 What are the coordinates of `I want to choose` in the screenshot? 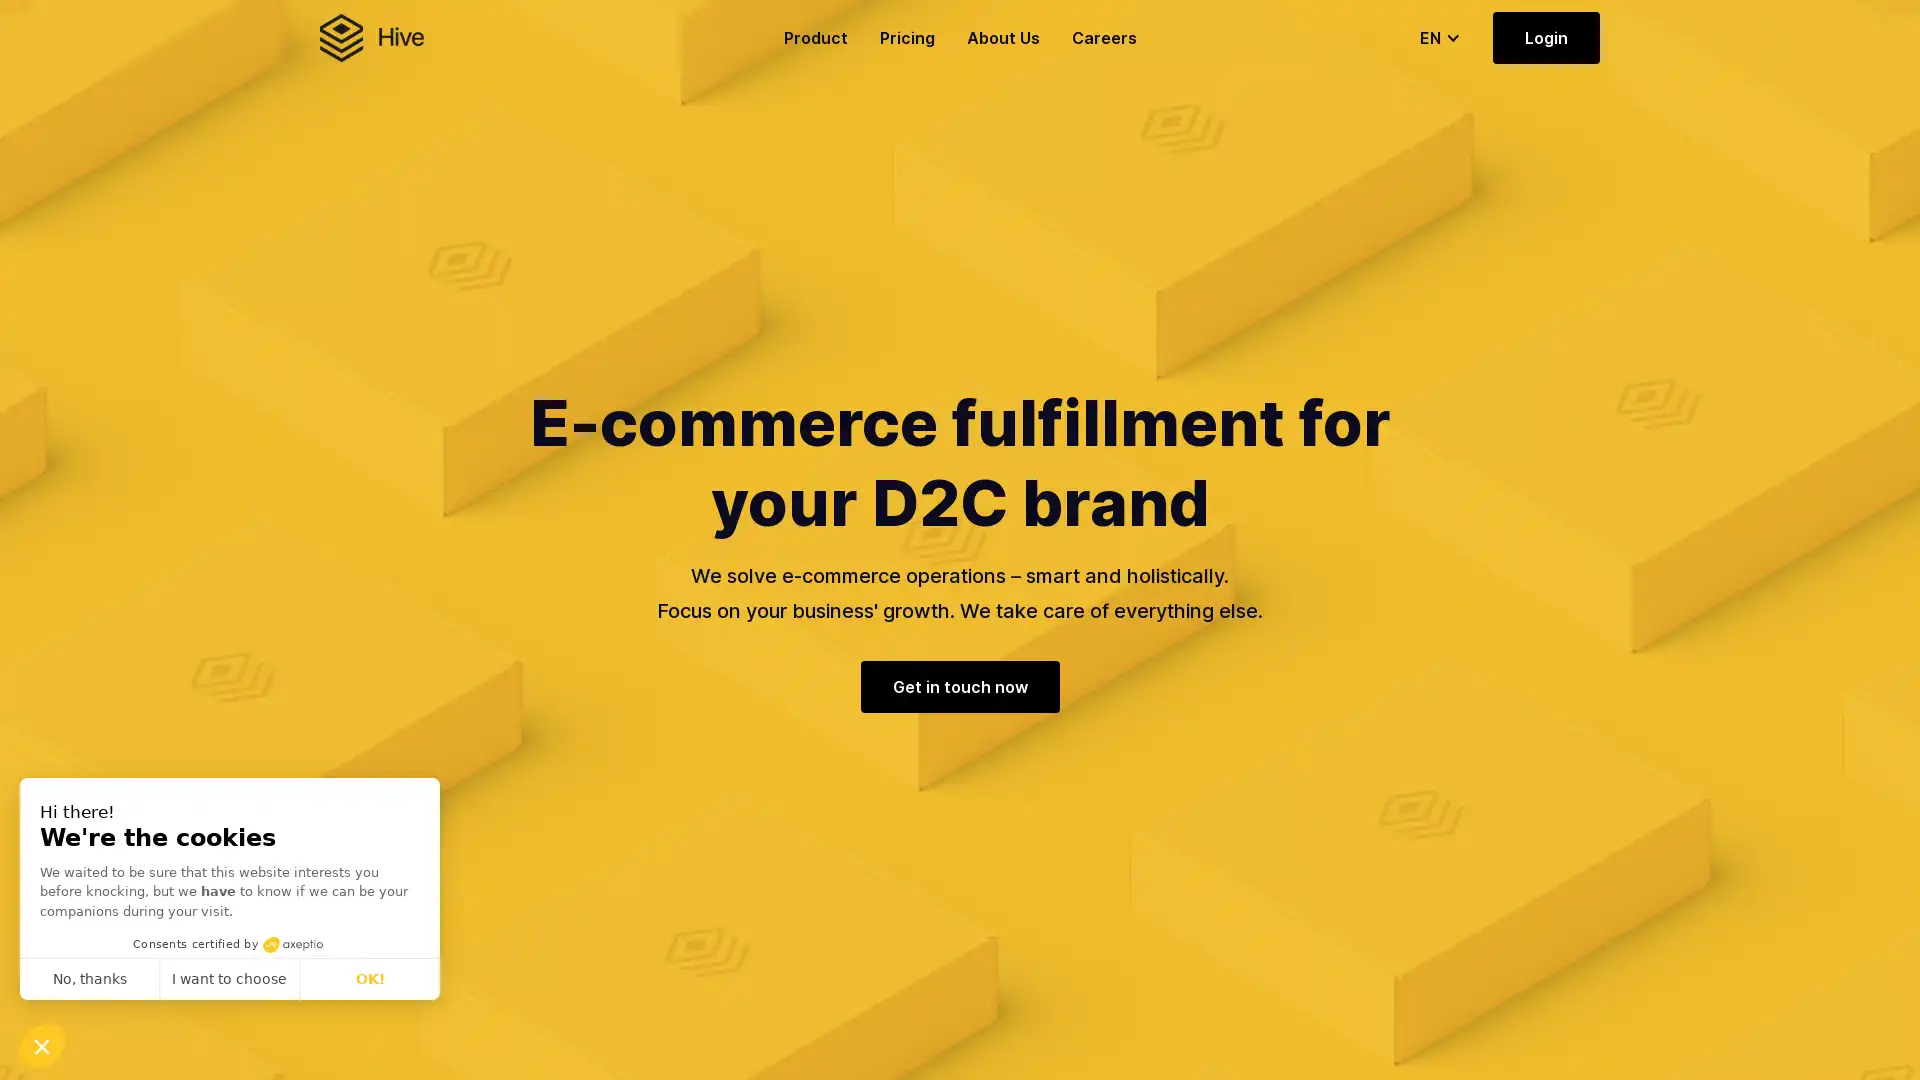 It's located at (230, 978).